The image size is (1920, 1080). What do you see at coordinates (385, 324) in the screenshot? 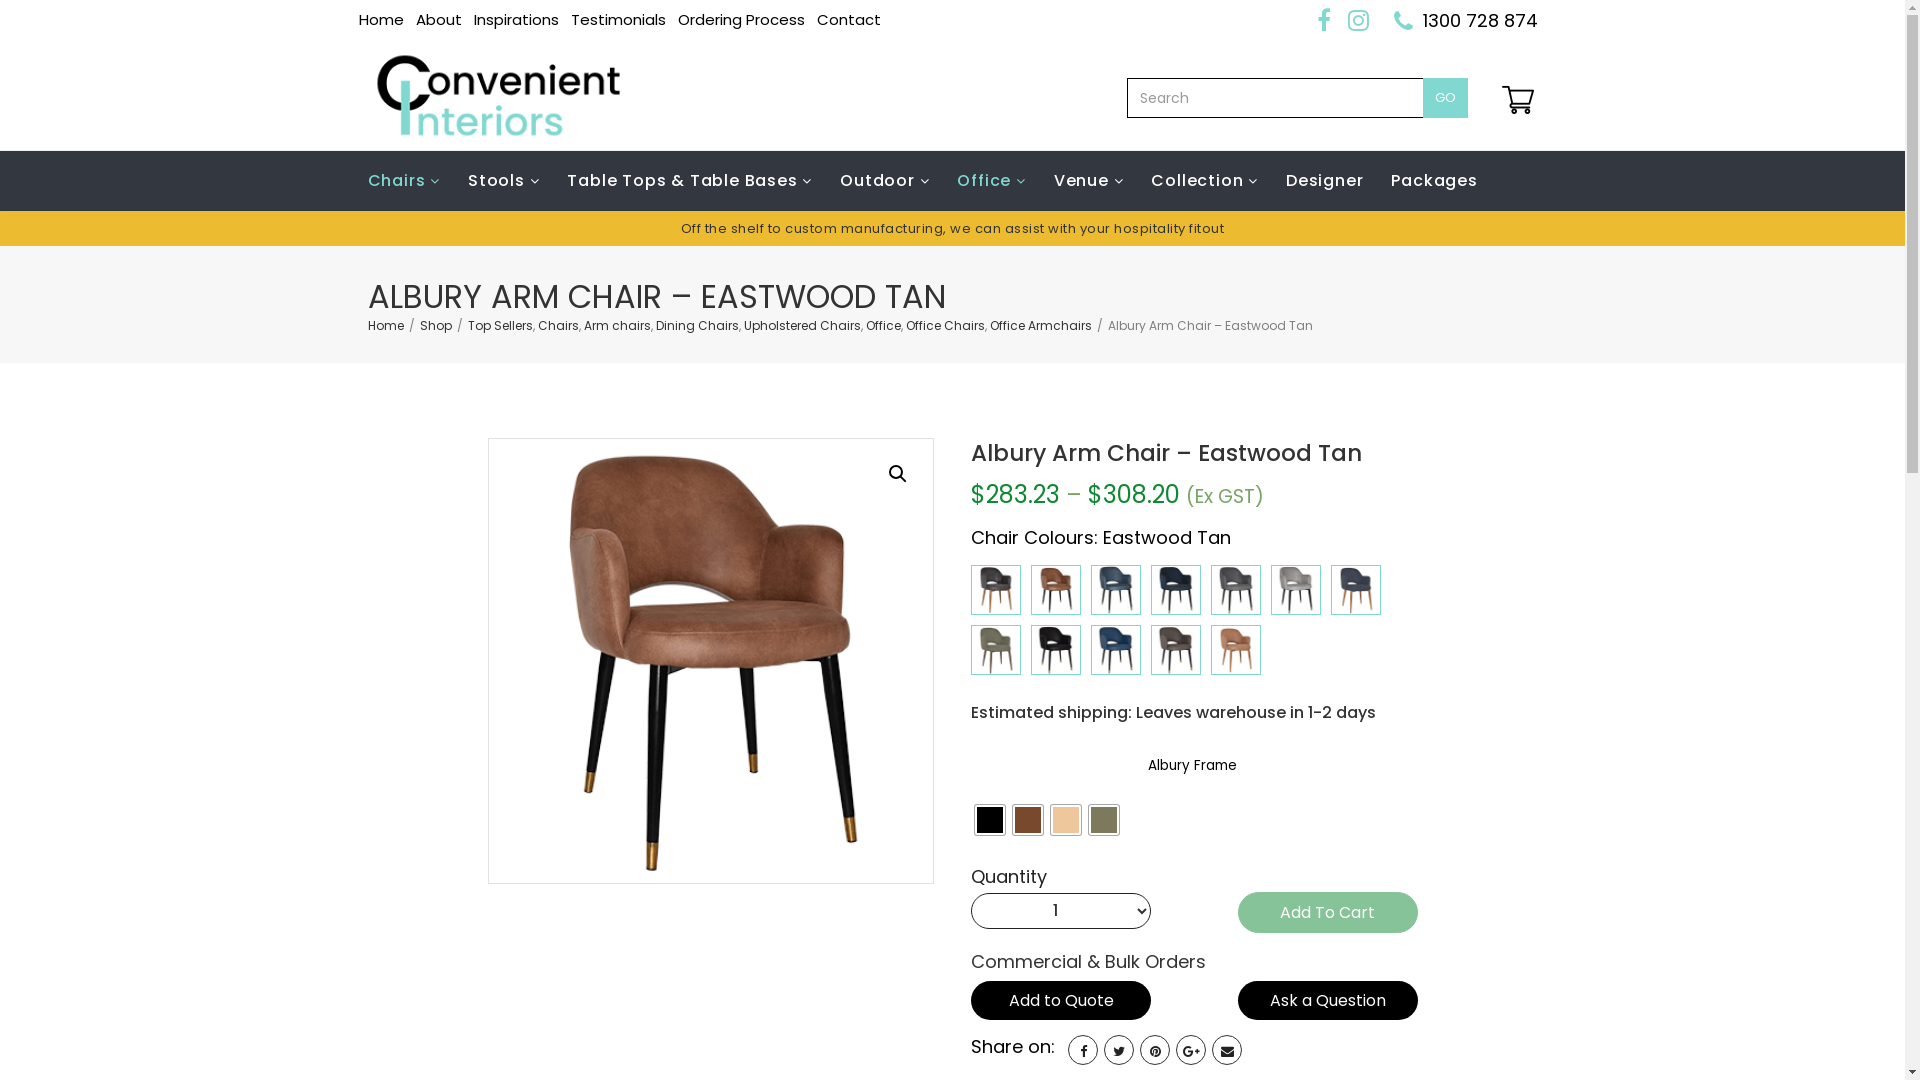
I see `'Home'` at bounding box center [385, 324].